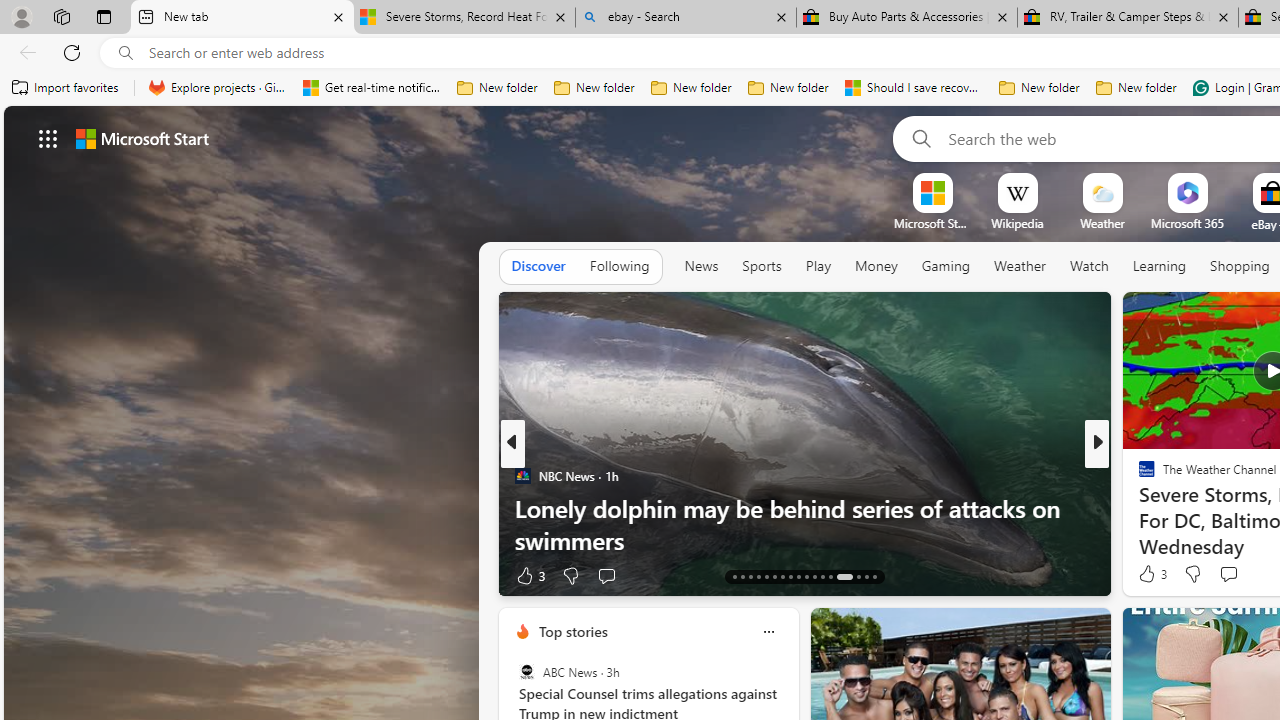 This screenshot has height=720, width=1280. Describe the element at coordinates (757, 577) in the screenshot. I see `'AutomationID: tab-16'` at that location.